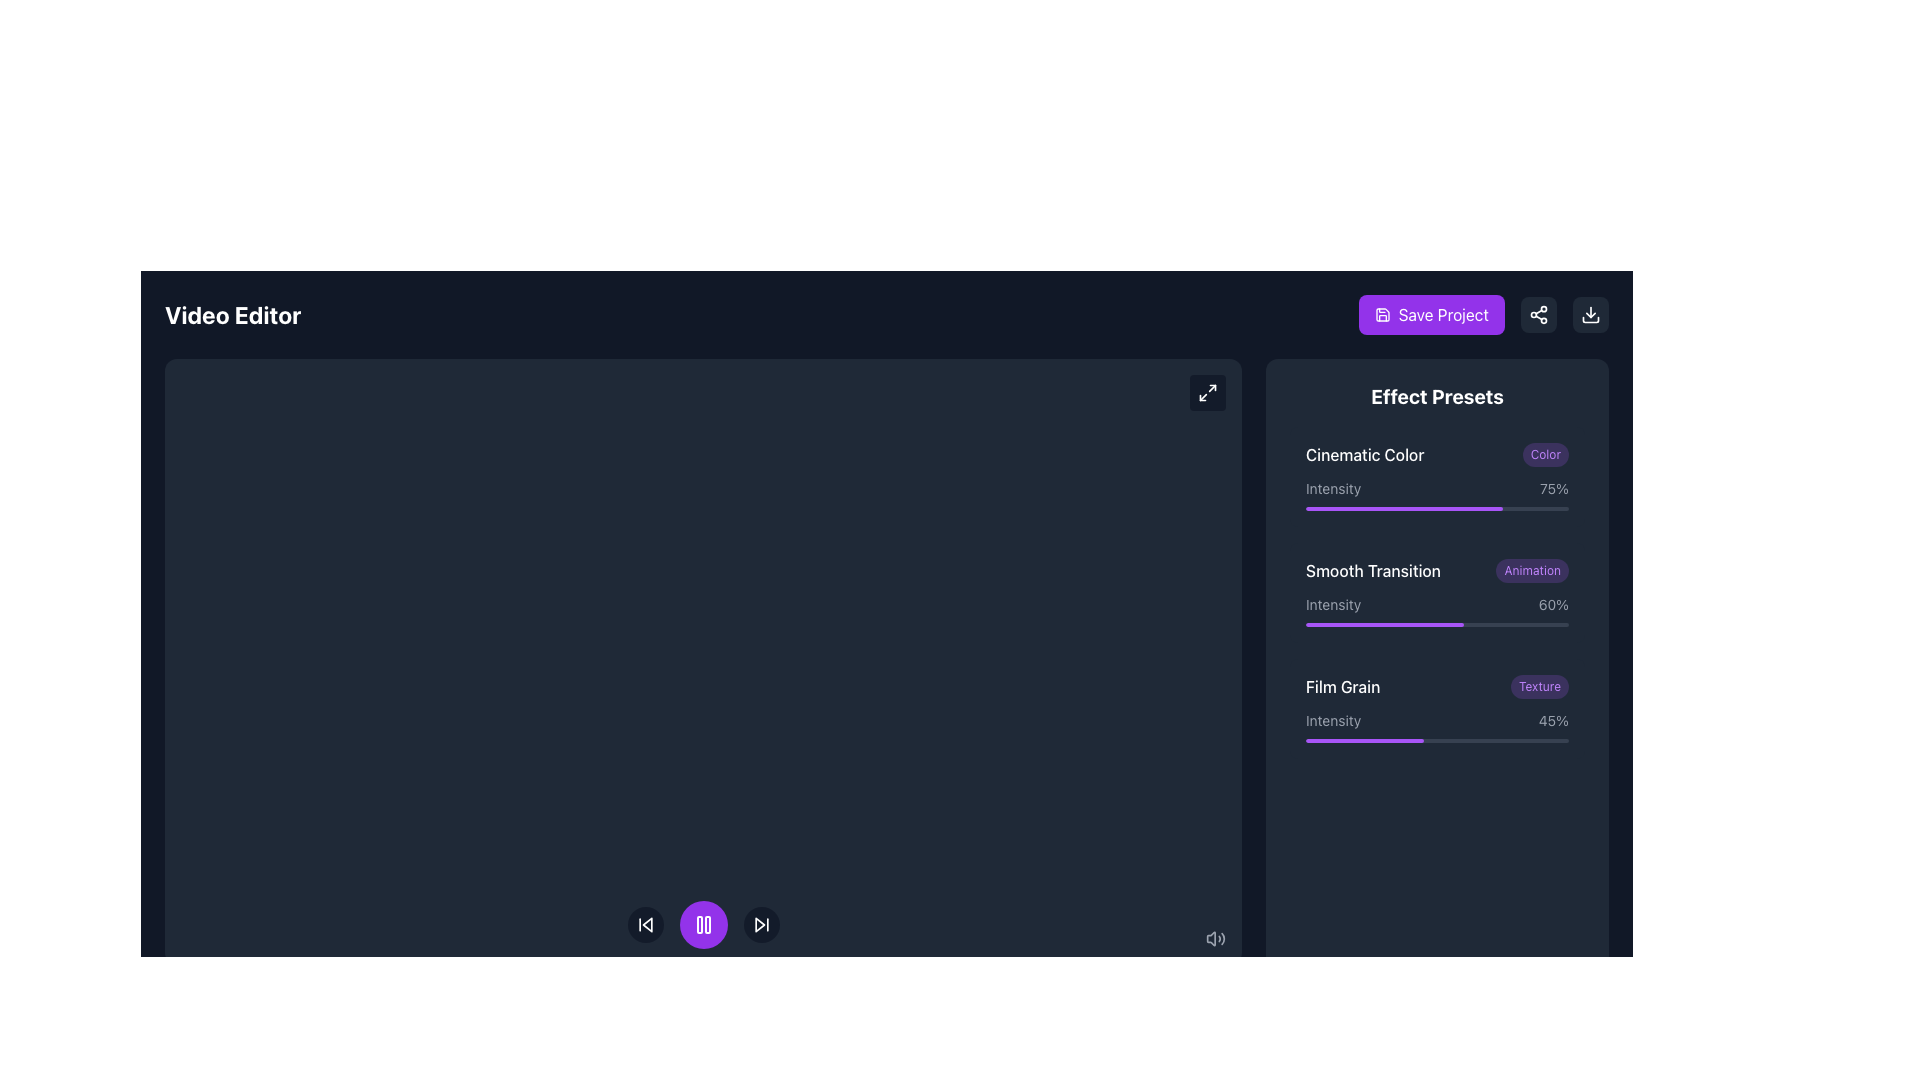 The width and height of the screenshot is (1920, 1080). I want to click on the text label indicating the intensity level for the 'Cinematic Color' effect, located under the 'Effect Presets' section on the right sidebar, so click(1553, 489).